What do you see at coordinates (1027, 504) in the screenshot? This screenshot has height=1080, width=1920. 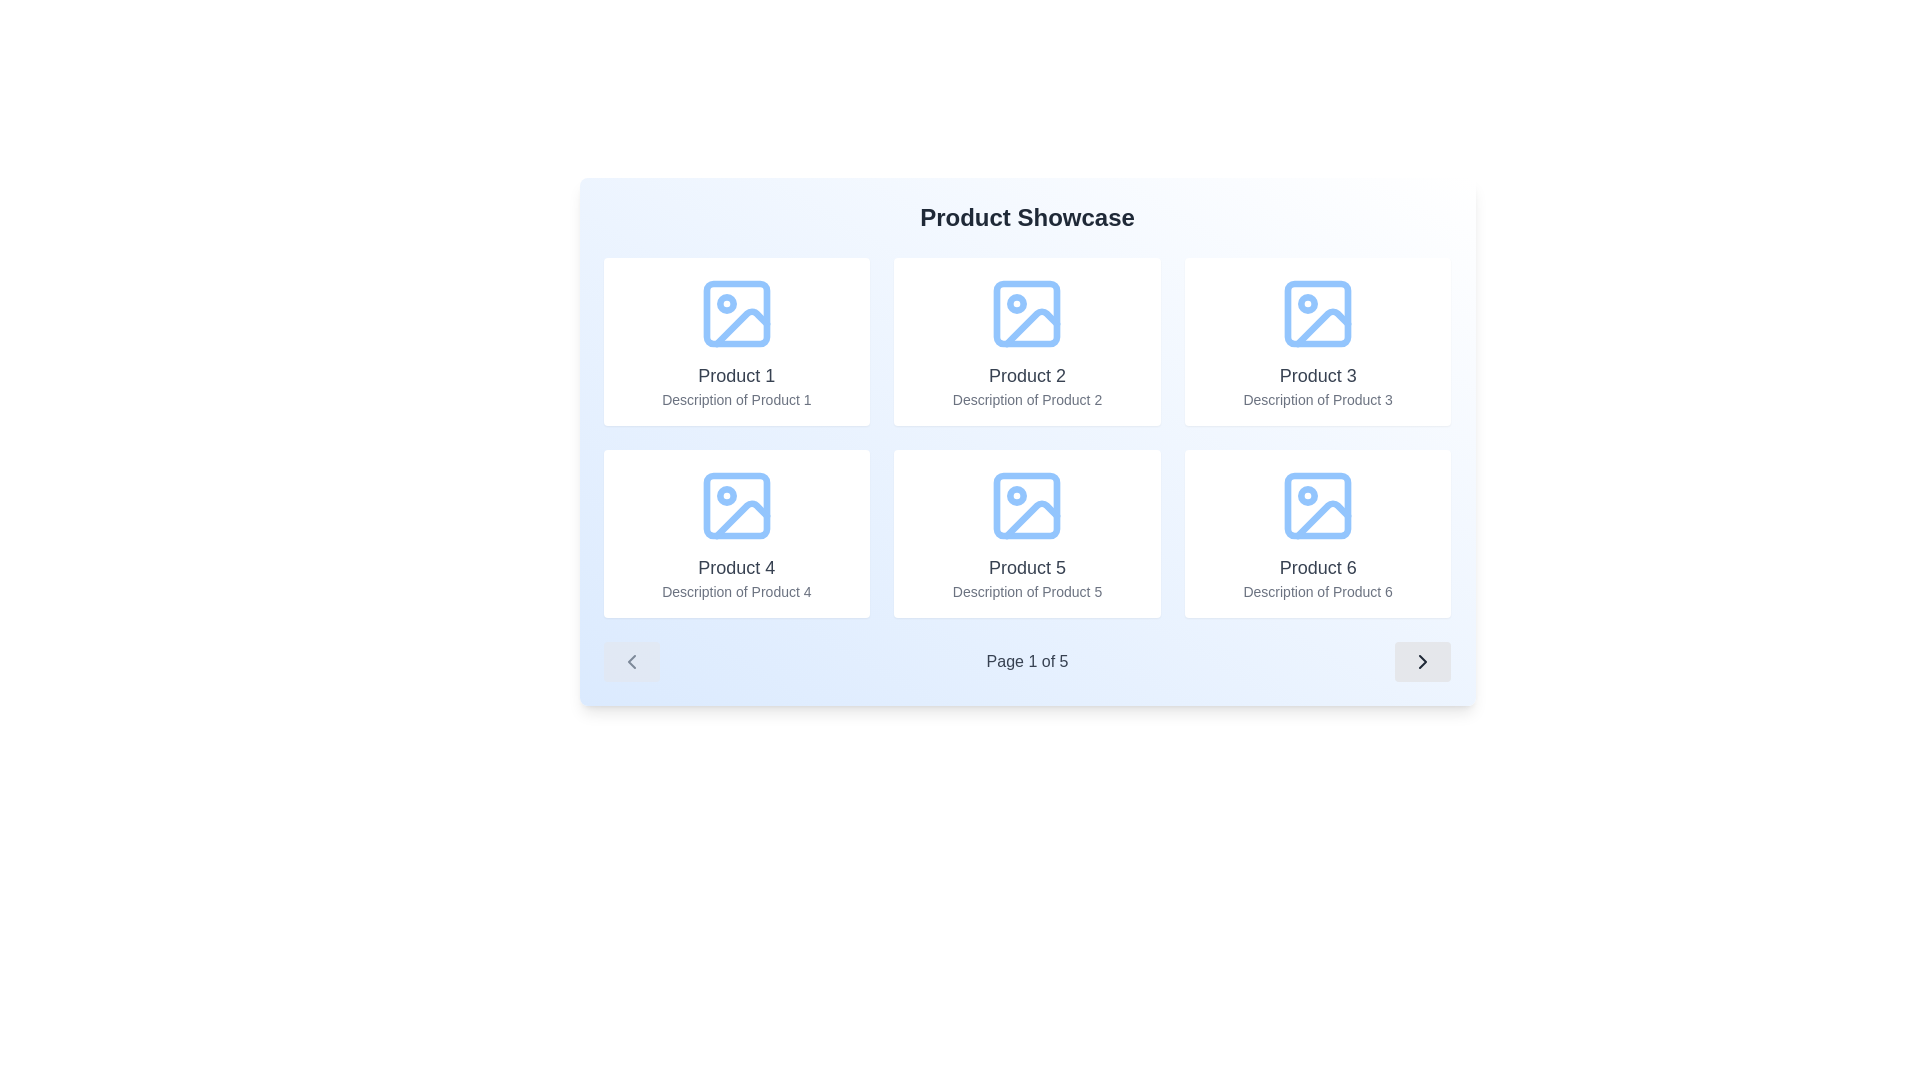 I see `the icon representing 'Product 5' in the 'Product Showcase' section` at bounding box center [1027, 504].